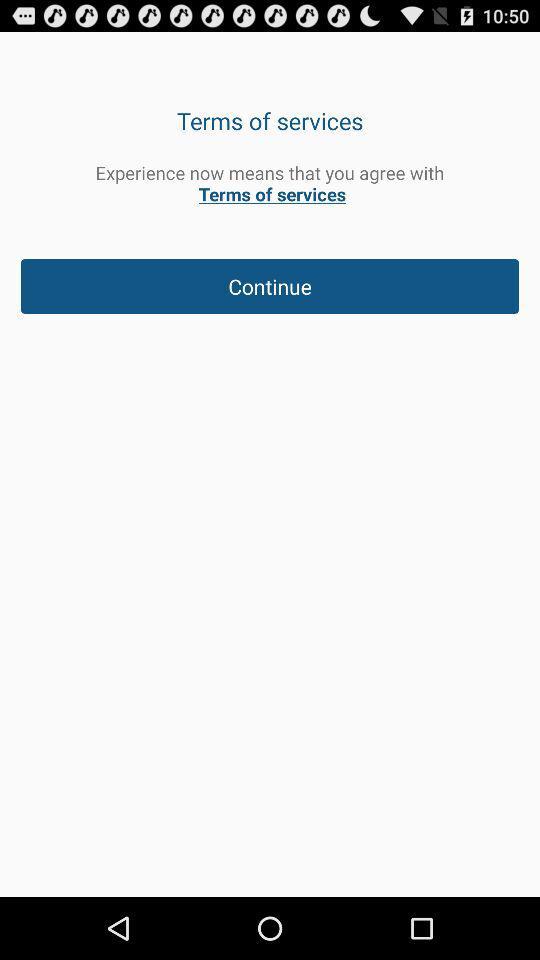 The image size is (540, 960). I want to click on the icon below experience now means app, so click(270, 285).